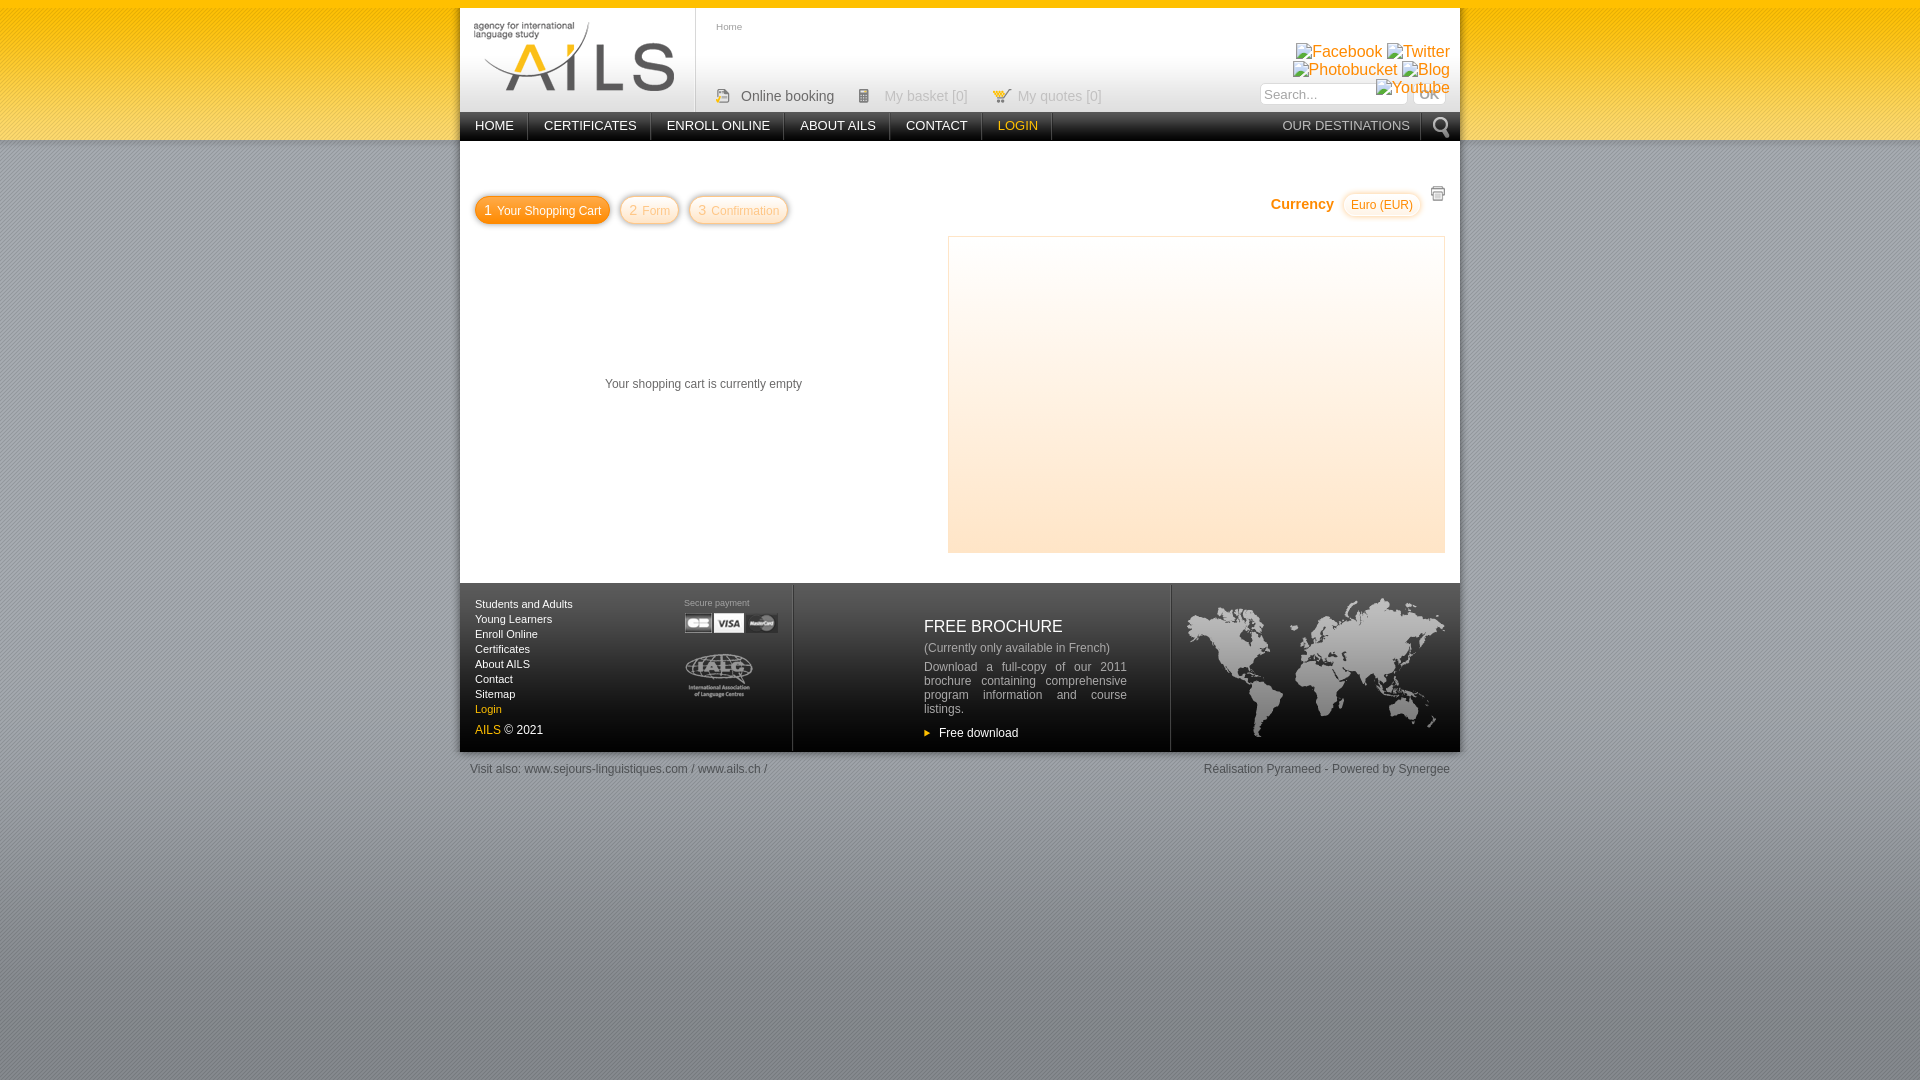  Describe the element at coordinates (502, 663) in the screenshot. I see `'About AILS'` at that location.